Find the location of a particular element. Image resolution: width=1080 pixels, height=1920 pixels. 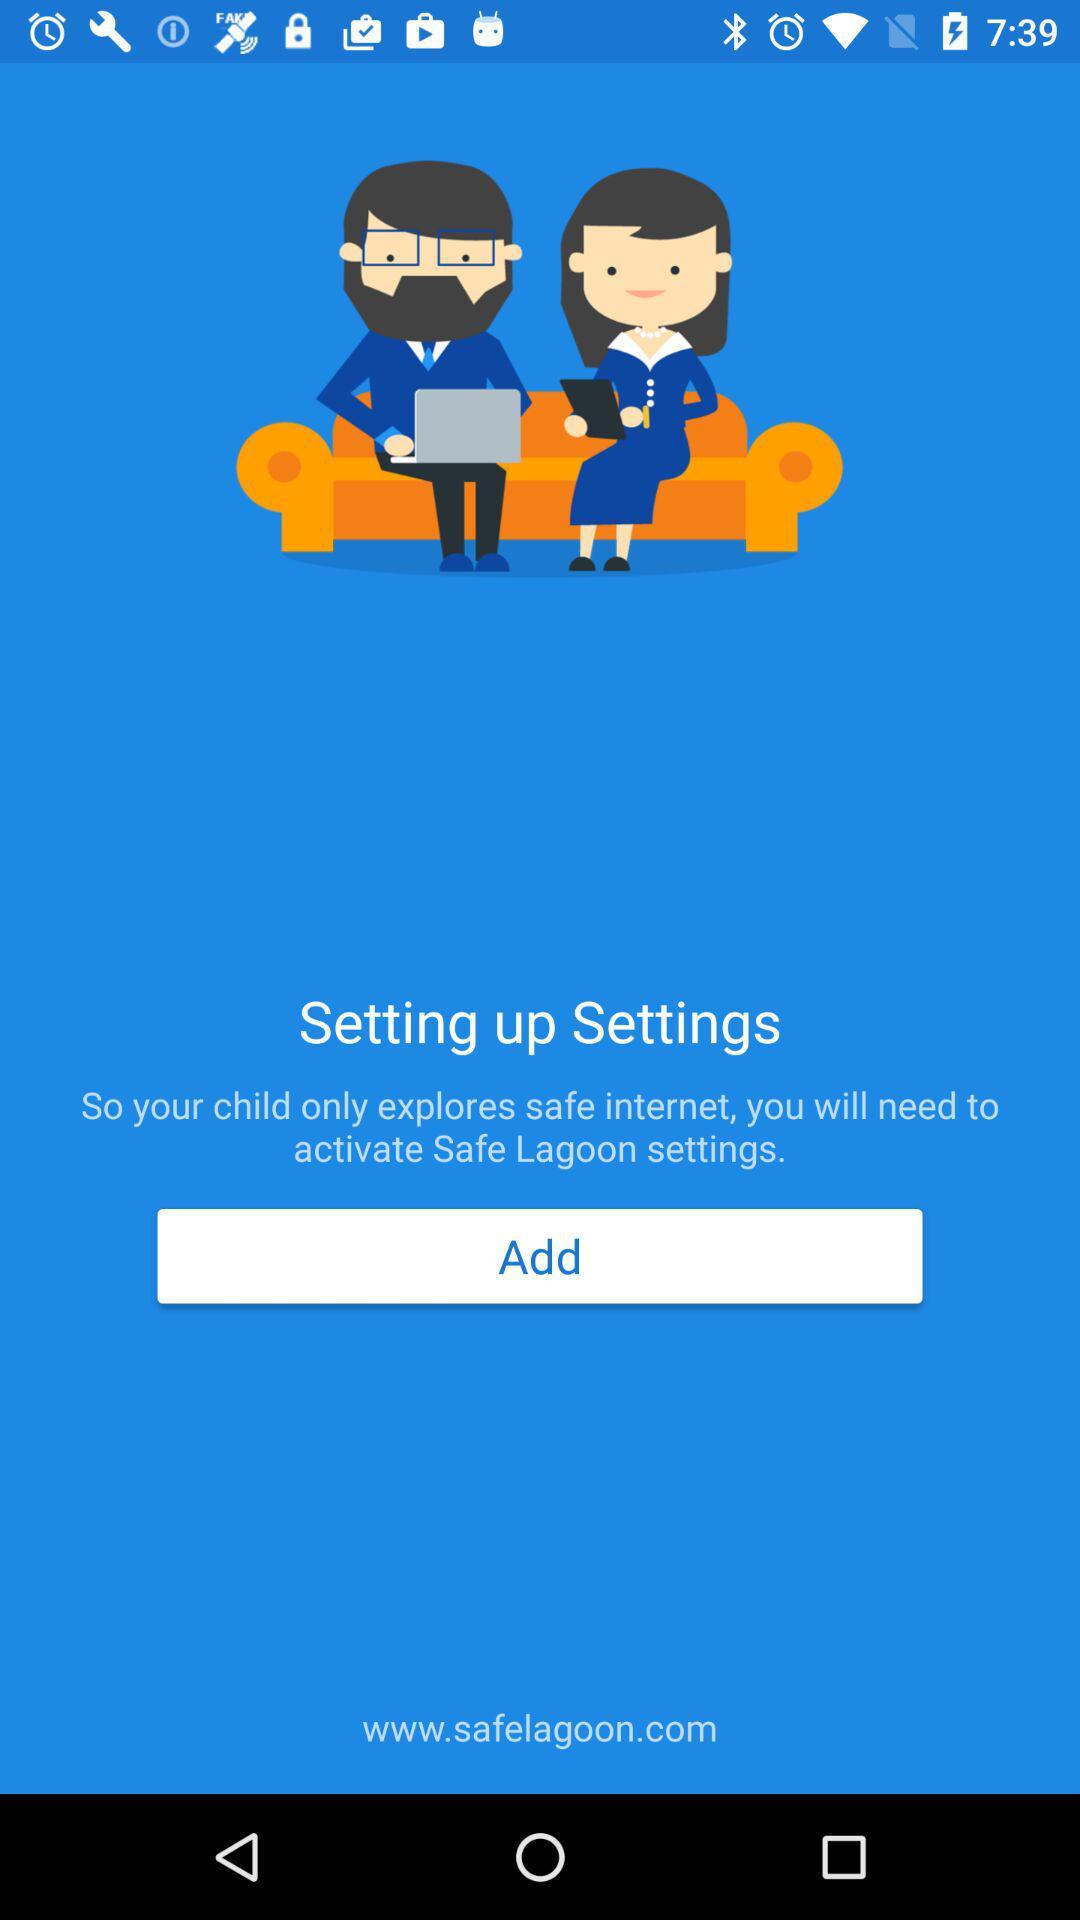

add is located at coordinates (540, 1255).